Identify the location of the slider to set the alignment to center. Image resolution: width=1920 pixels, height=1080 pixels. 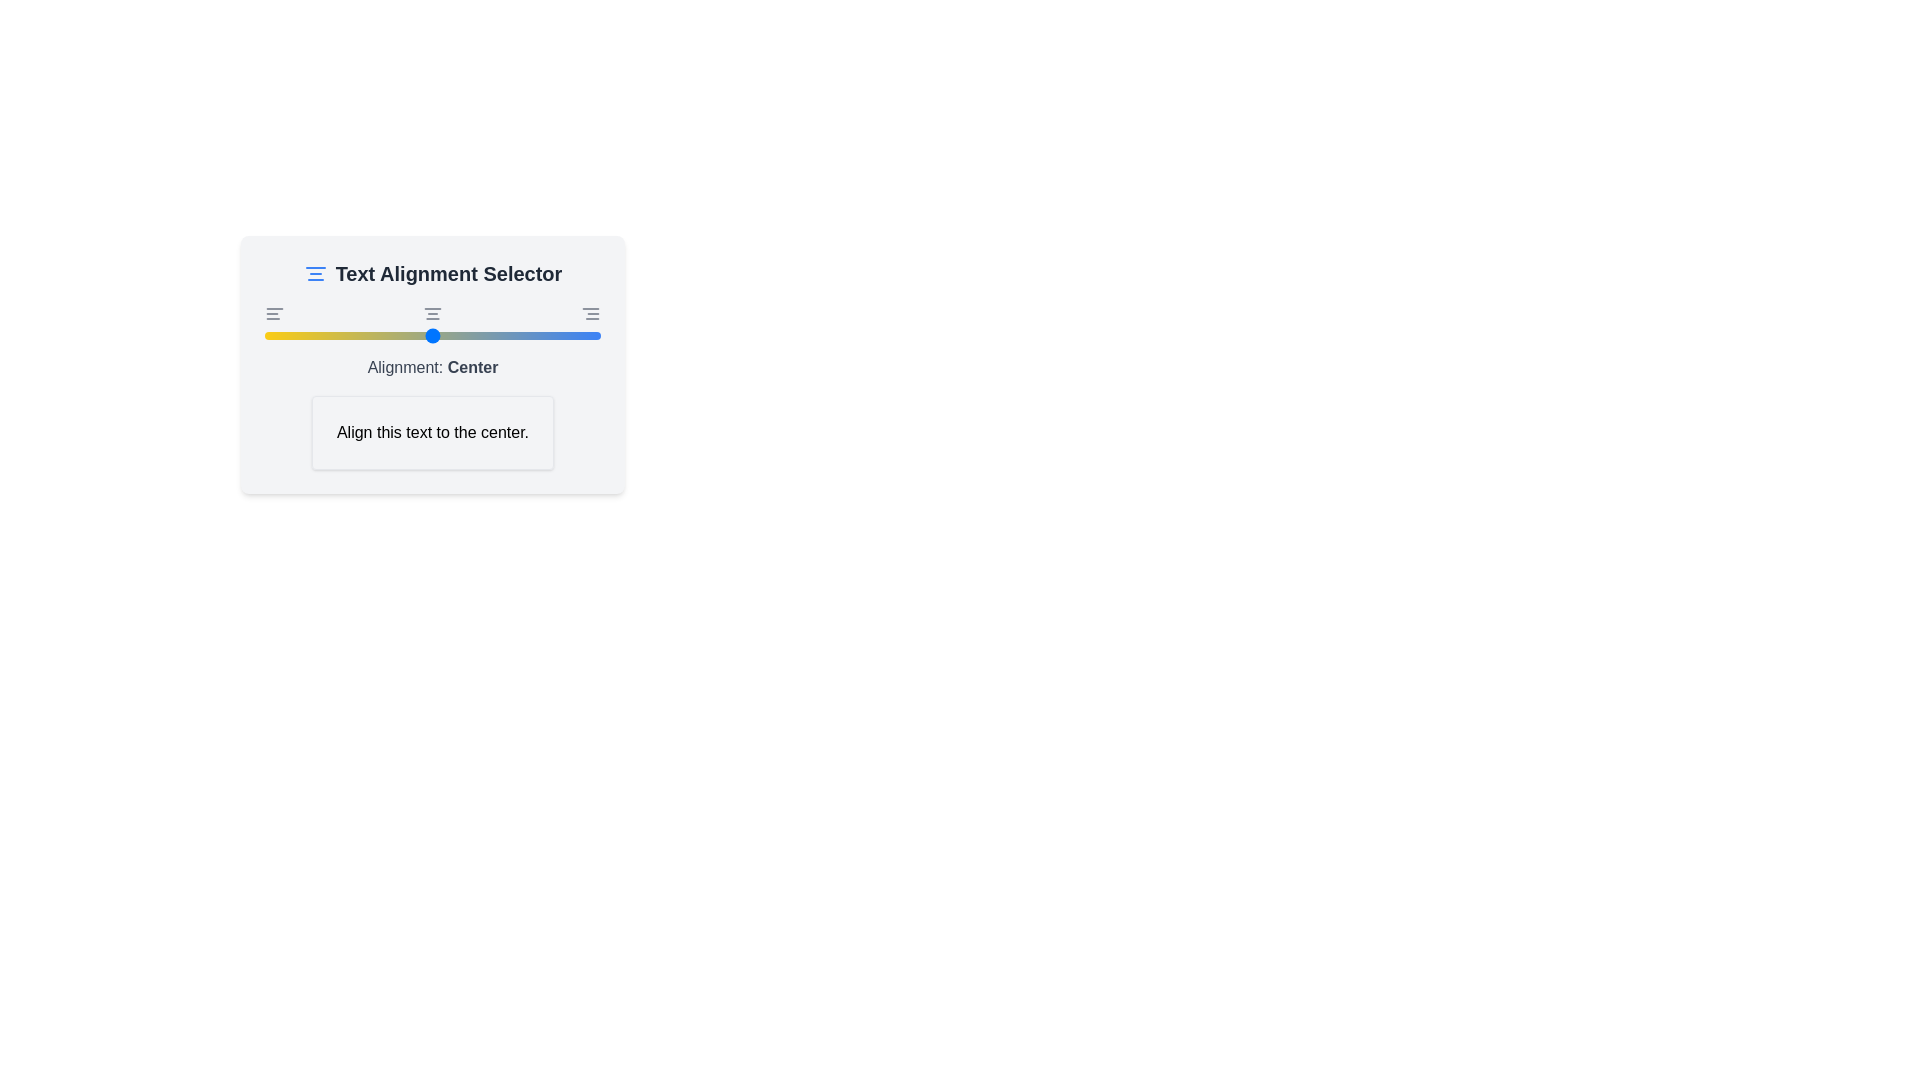
(431, 334).